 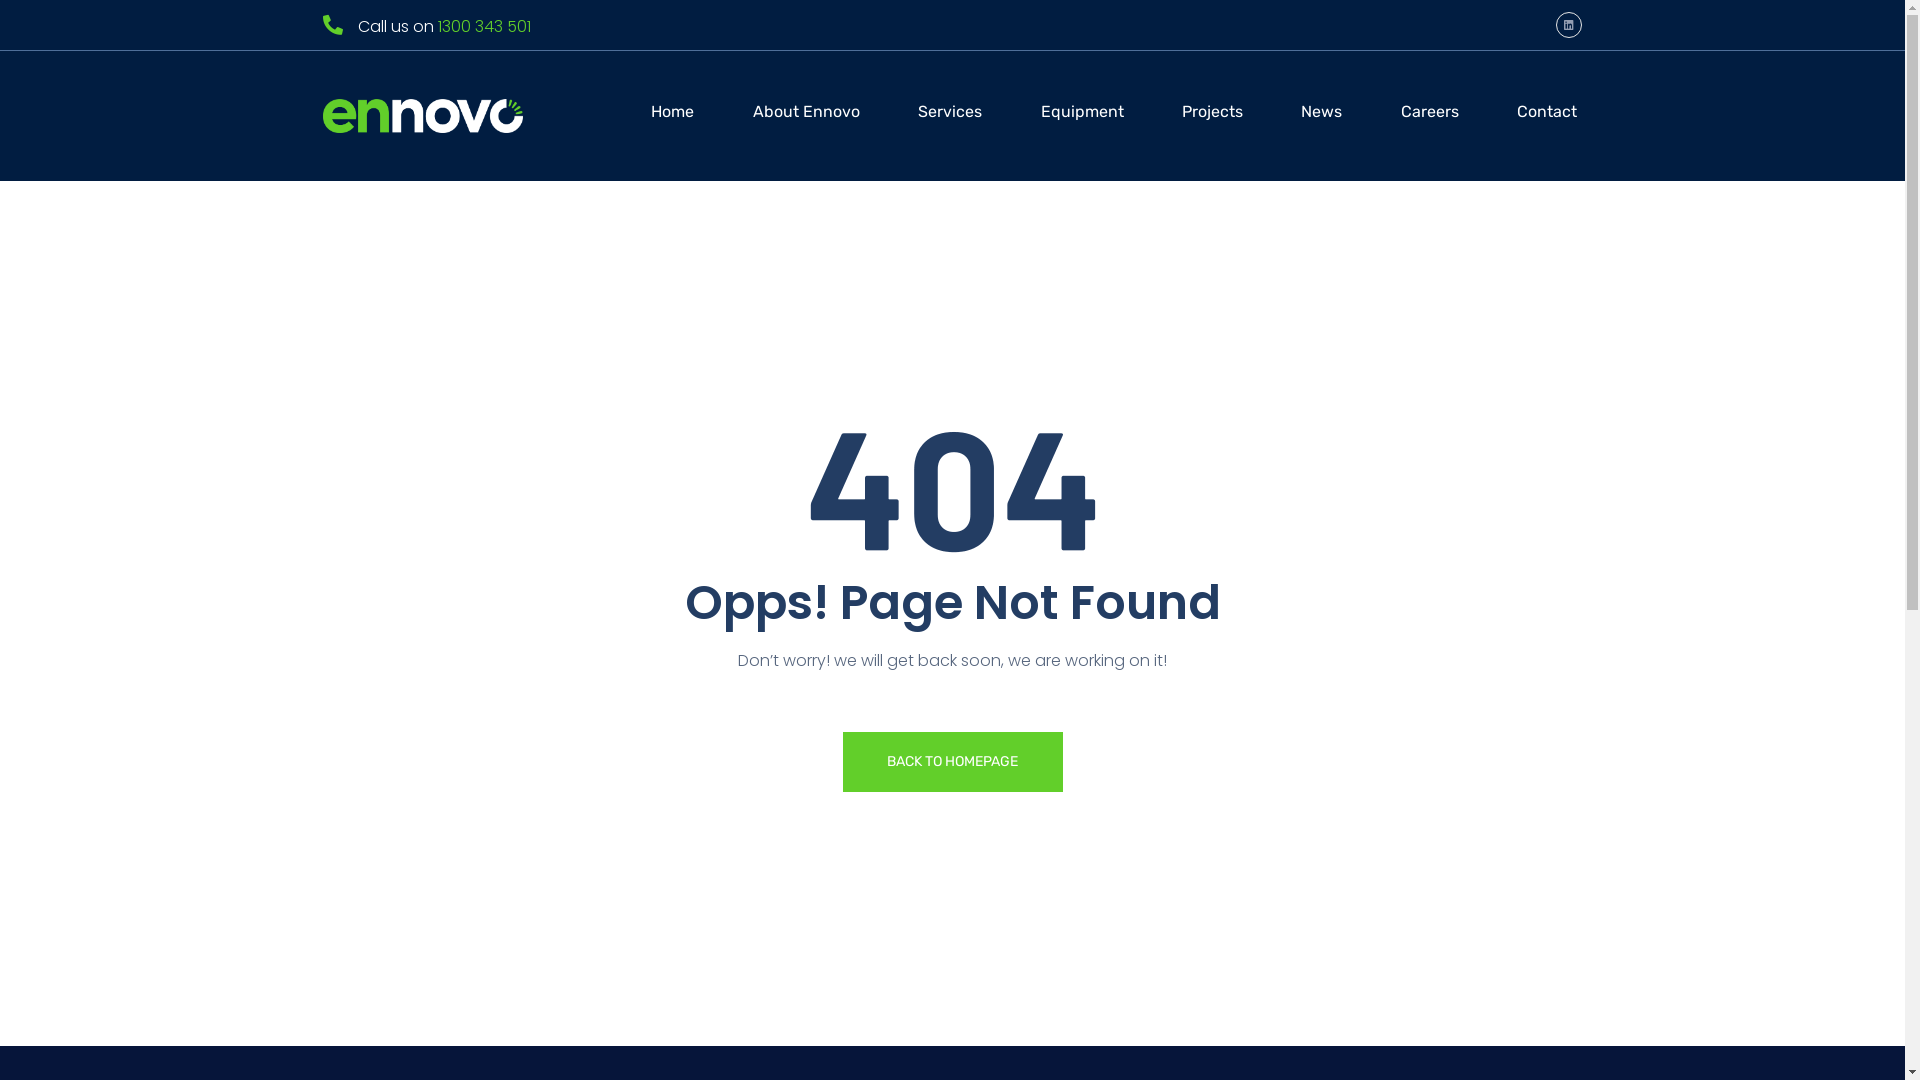 I want to click on '1300 343 501', so click(x=484, y=26).